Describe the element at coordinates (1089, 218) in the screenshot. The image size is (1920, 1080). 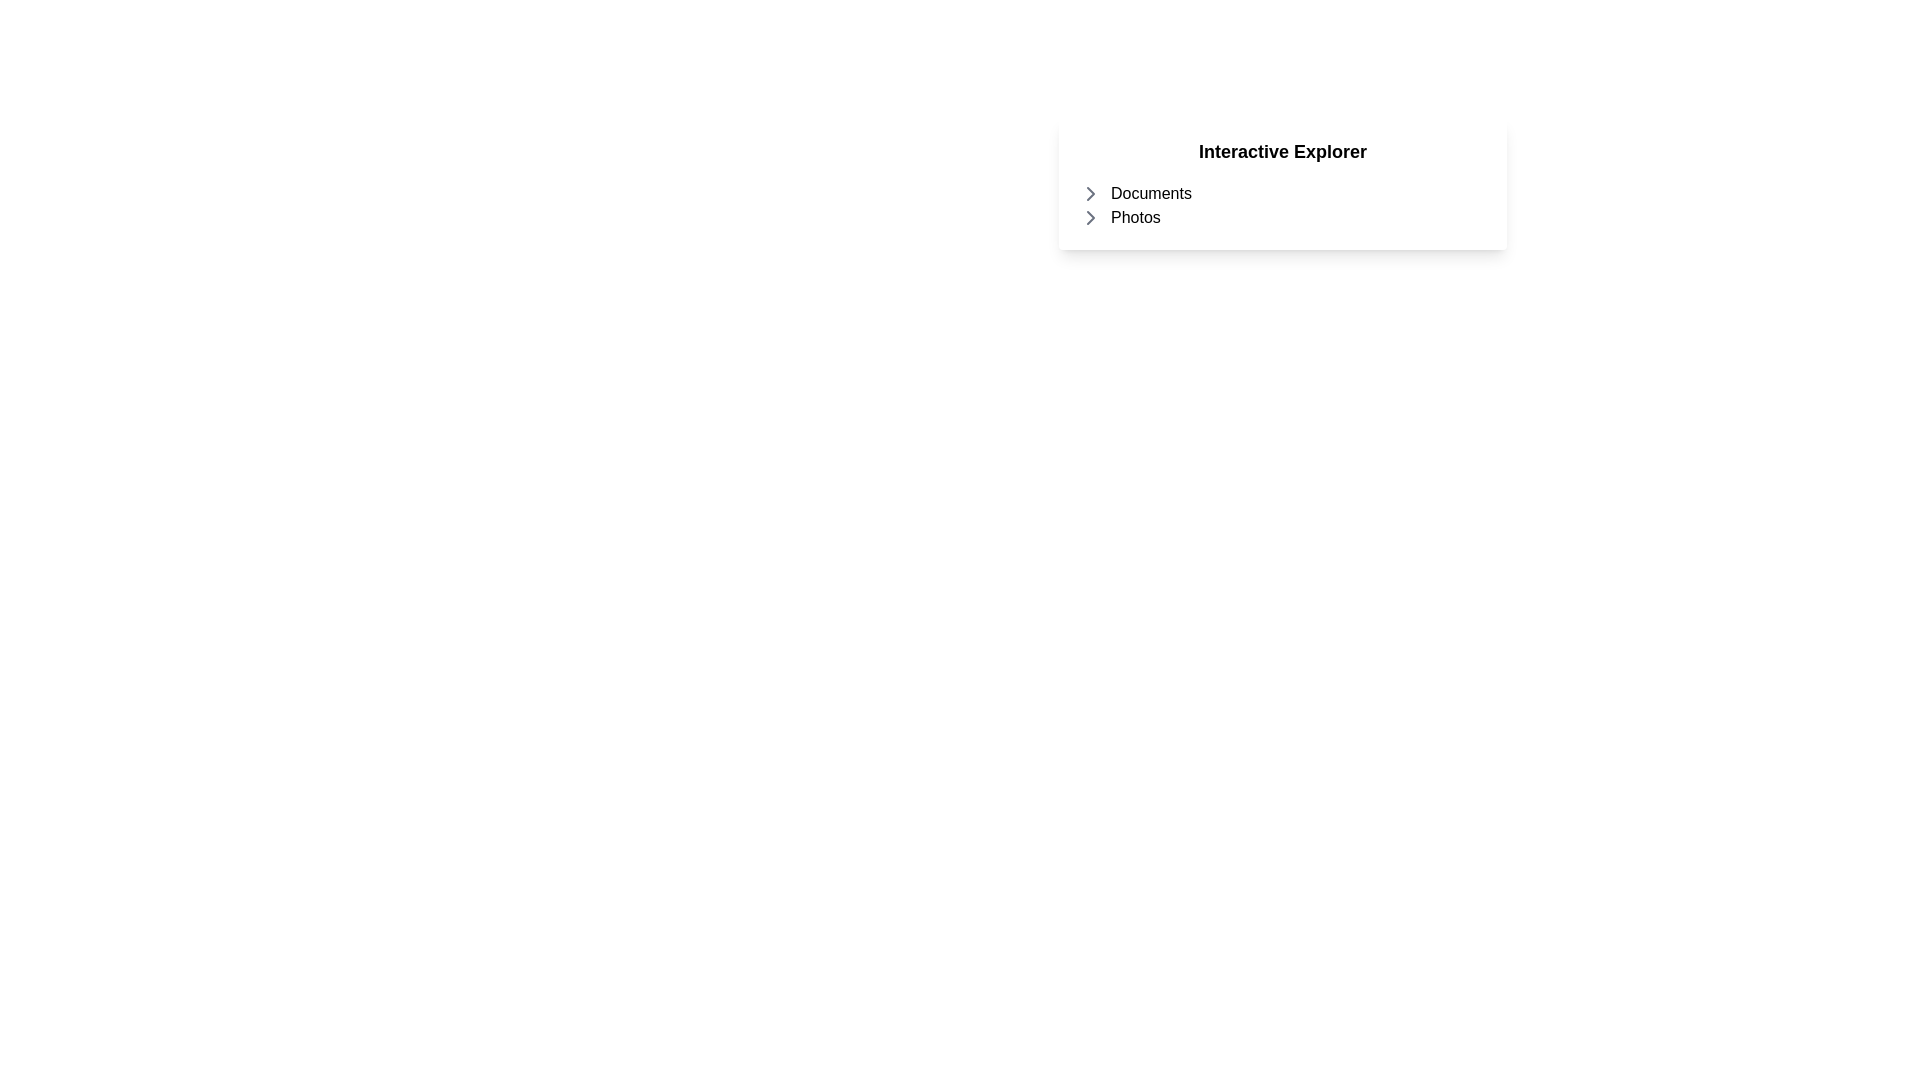
I see `the arrow icon located to the immediate left of the 'Photos' label` at that location.